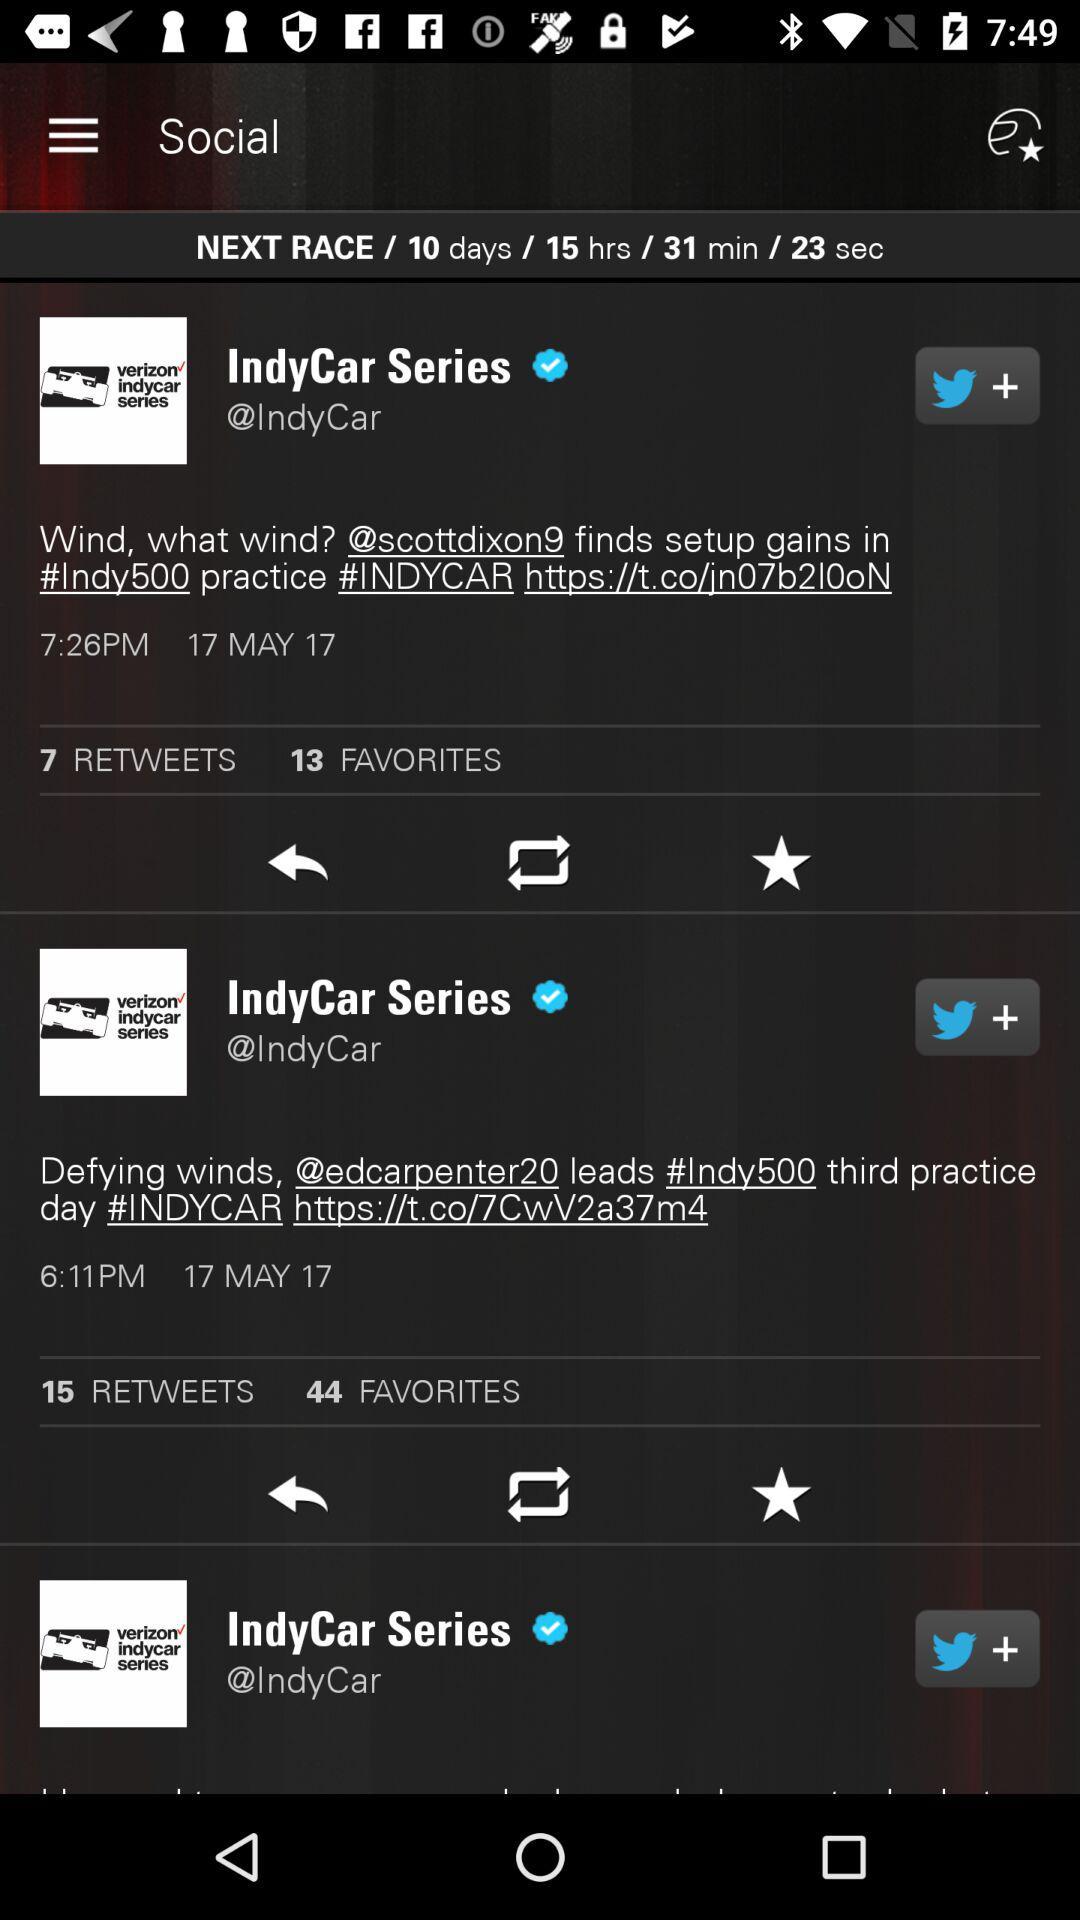 The width and height of the screenshot is (1080, 1920). I want to click on retweet, so click(538, 868).